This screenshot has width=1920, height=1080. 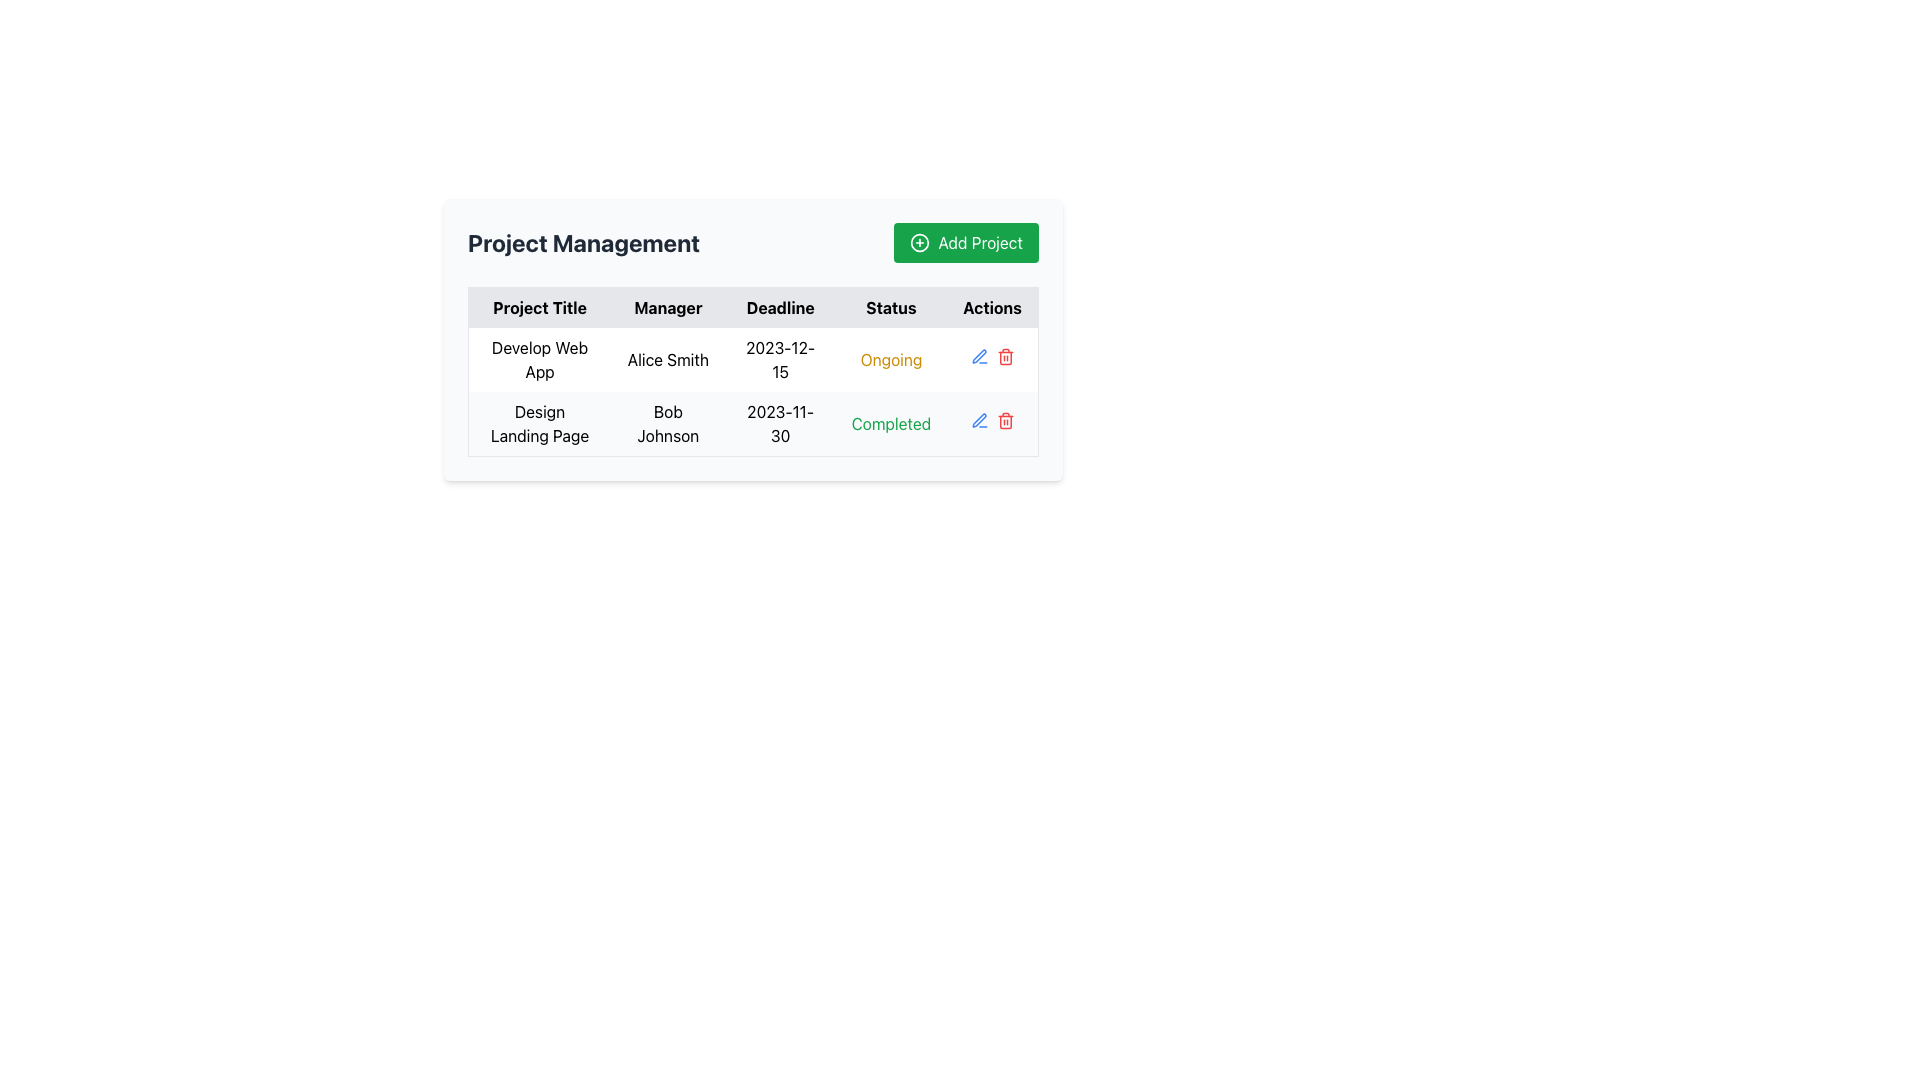 I want to click on the Text Label displaying the name of the manager for a specific project in the second column of the table, so click(x=668, y=358).